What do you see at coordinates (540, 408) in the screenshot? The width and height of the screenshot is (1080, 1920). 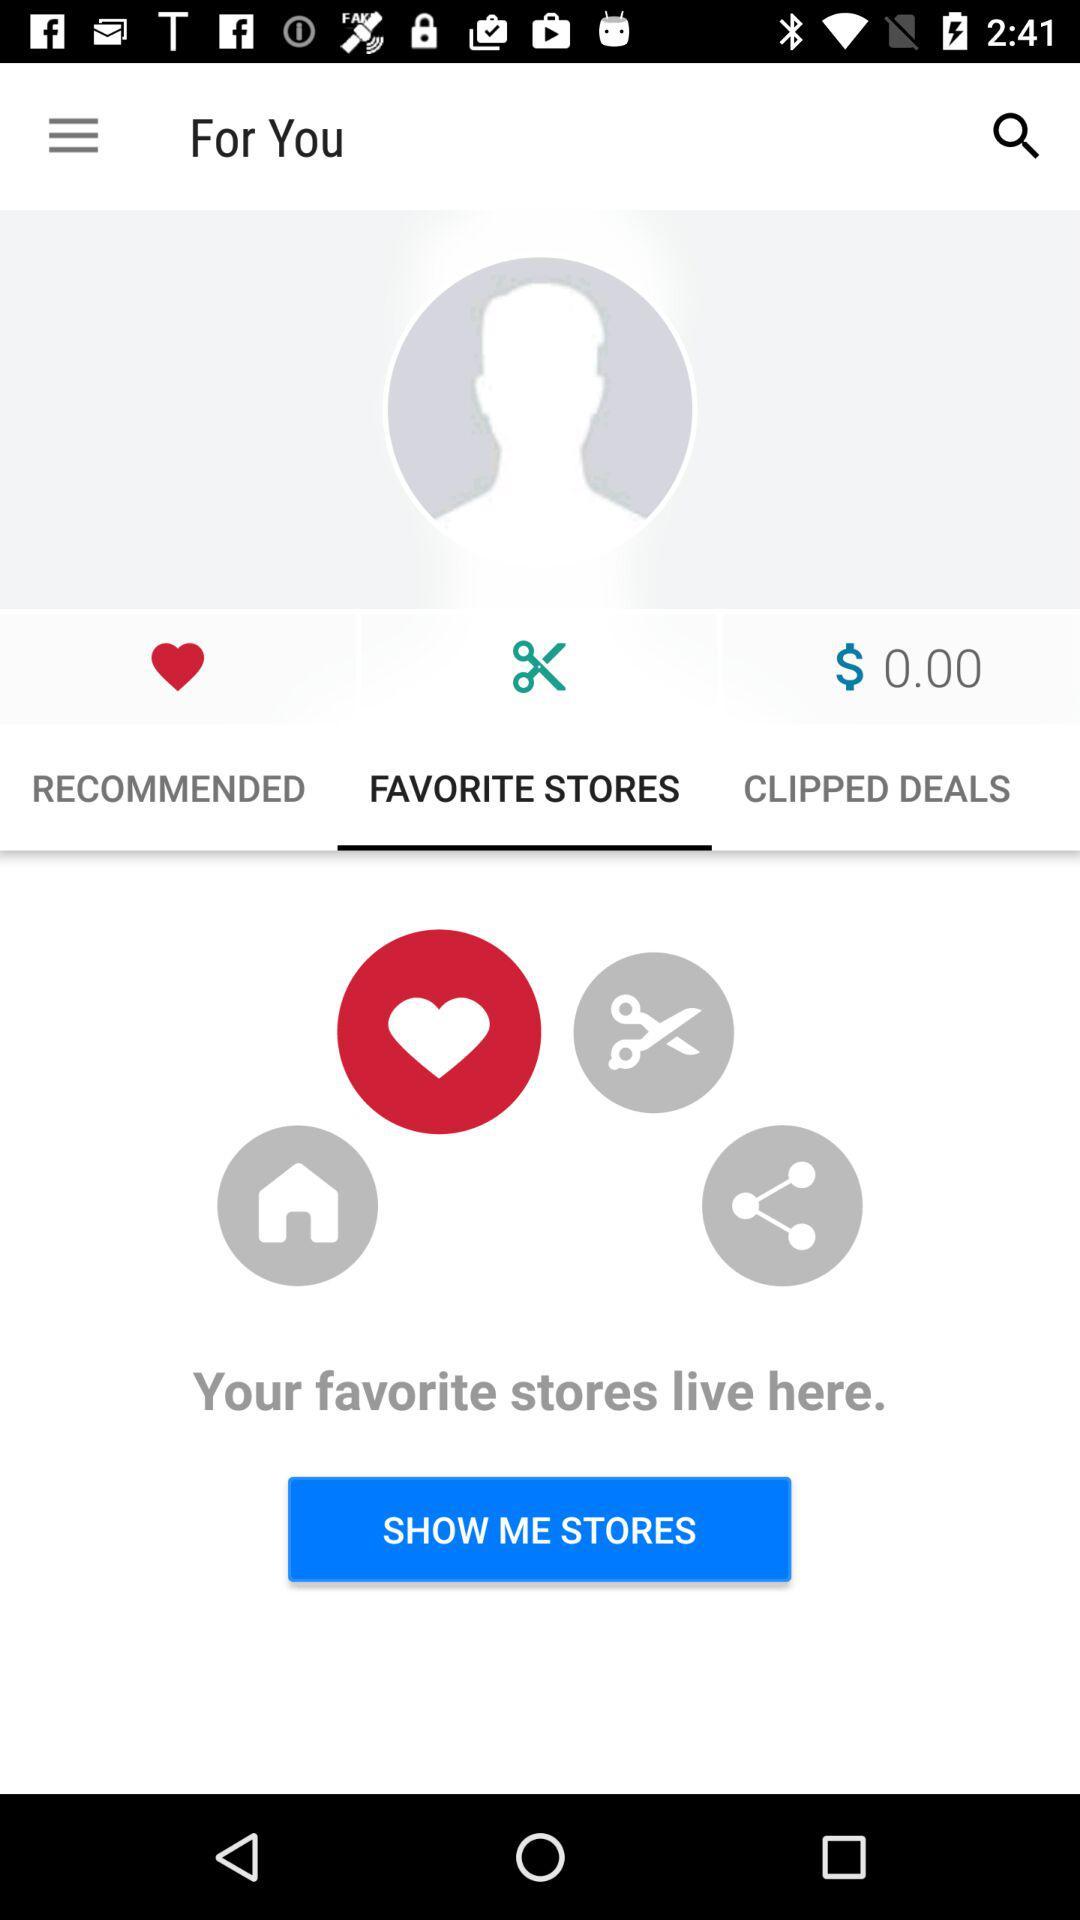 I see `a place to edit profile picture` at bounding box center [540, 408].